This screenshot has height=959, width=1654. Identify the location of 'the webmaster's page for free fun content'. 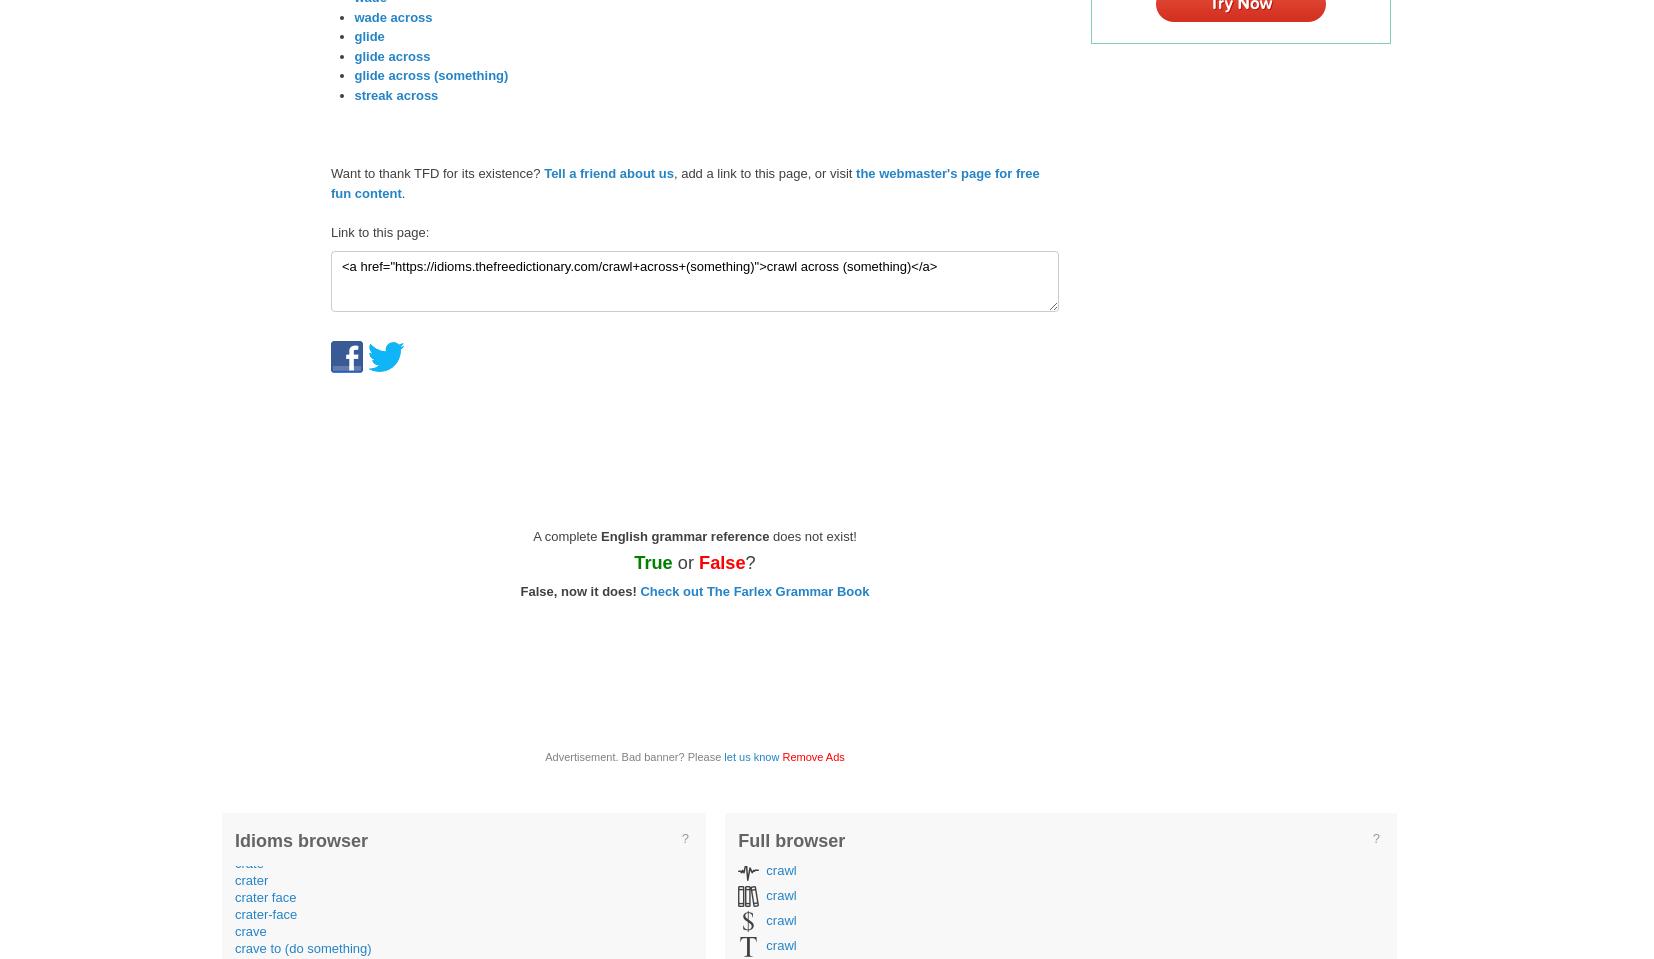
(684, 181).